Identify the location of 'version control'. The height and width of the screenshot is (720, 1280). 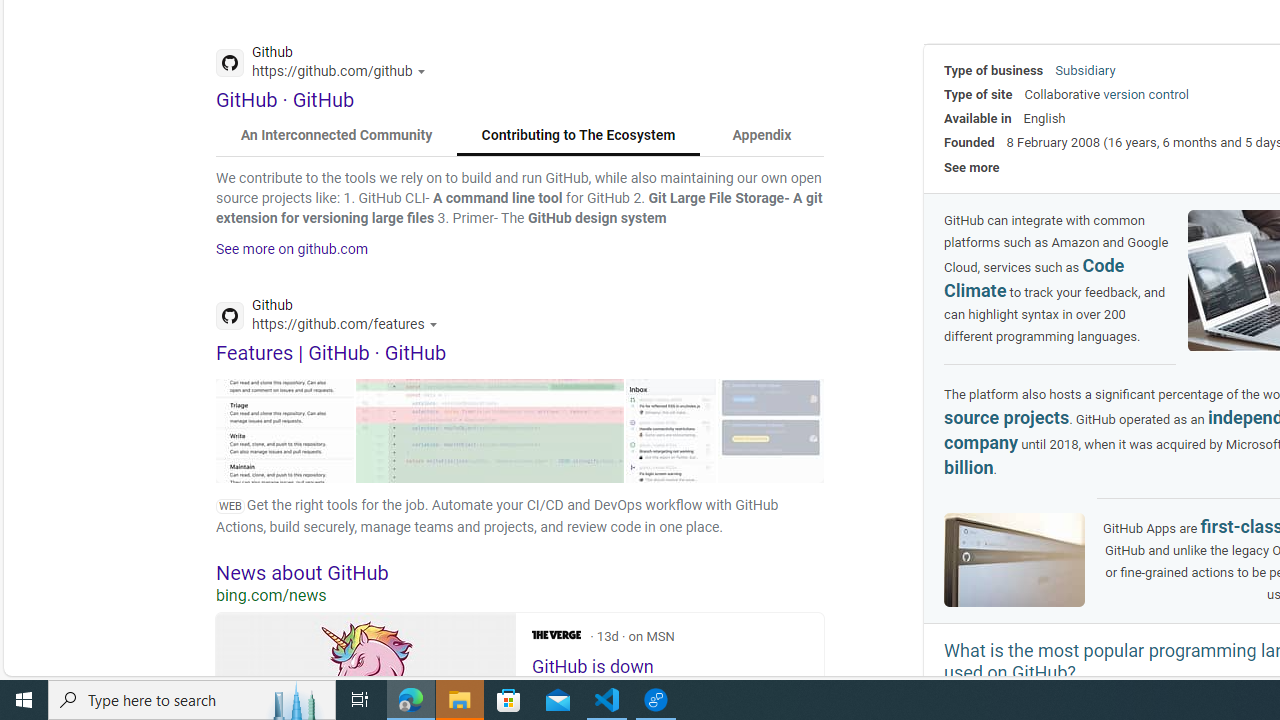
(1146, 94).